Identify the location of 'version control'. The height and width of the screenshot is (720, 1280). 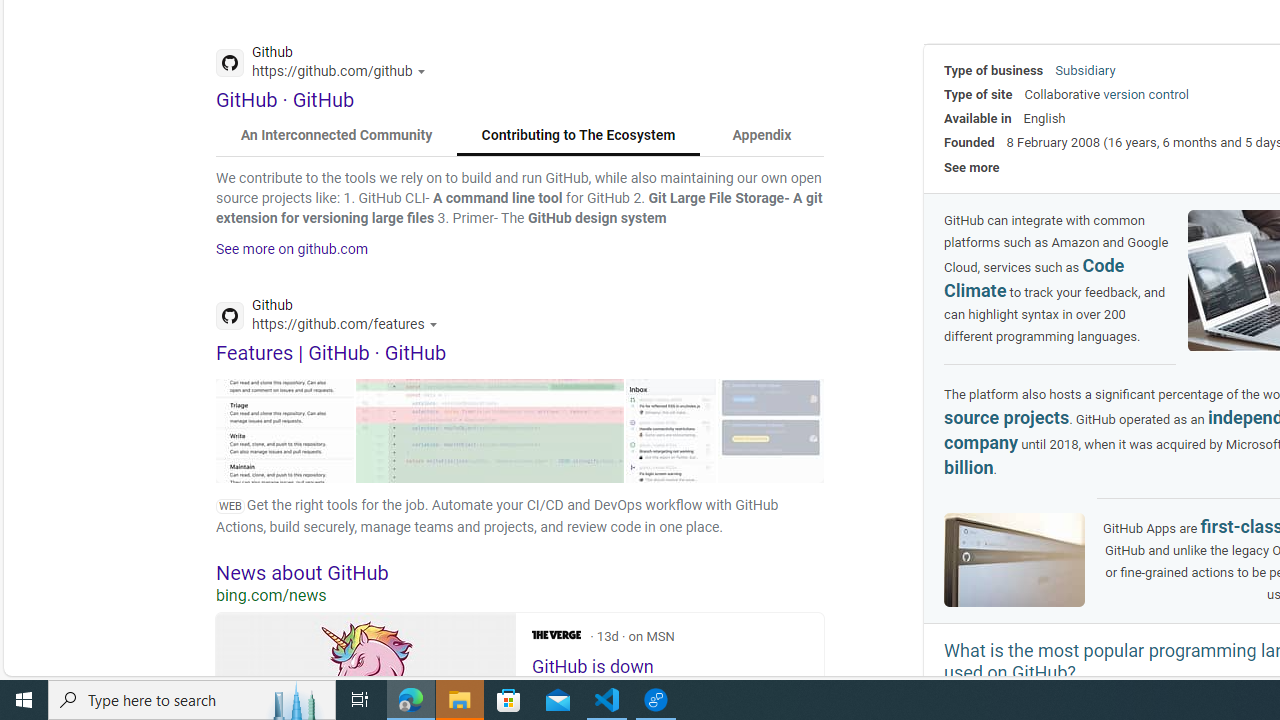
(1146, 94).